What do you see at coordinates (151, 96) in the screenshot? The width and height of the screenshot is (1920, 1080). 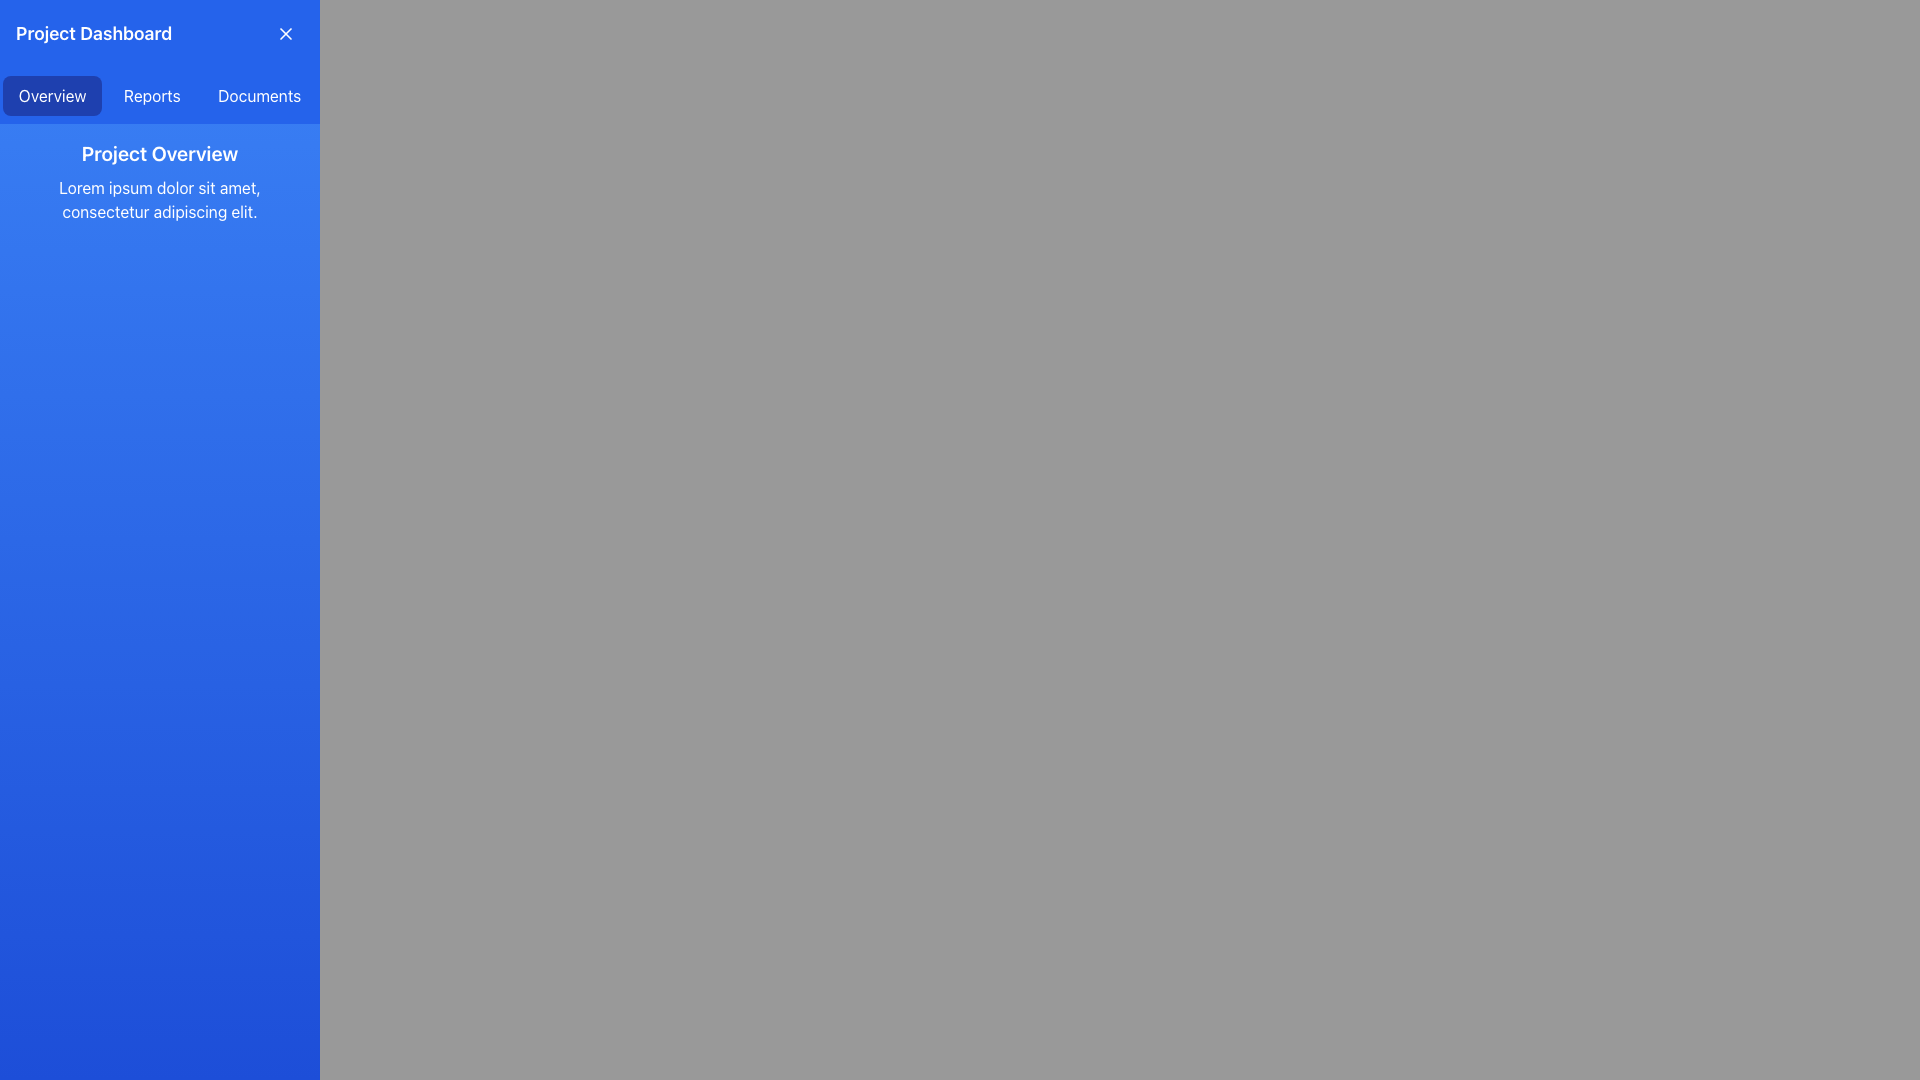 I see `the 'Reports' button, which is the second button in the navigation bar, to trigger its visual style change` at bounding box center [151, 96].